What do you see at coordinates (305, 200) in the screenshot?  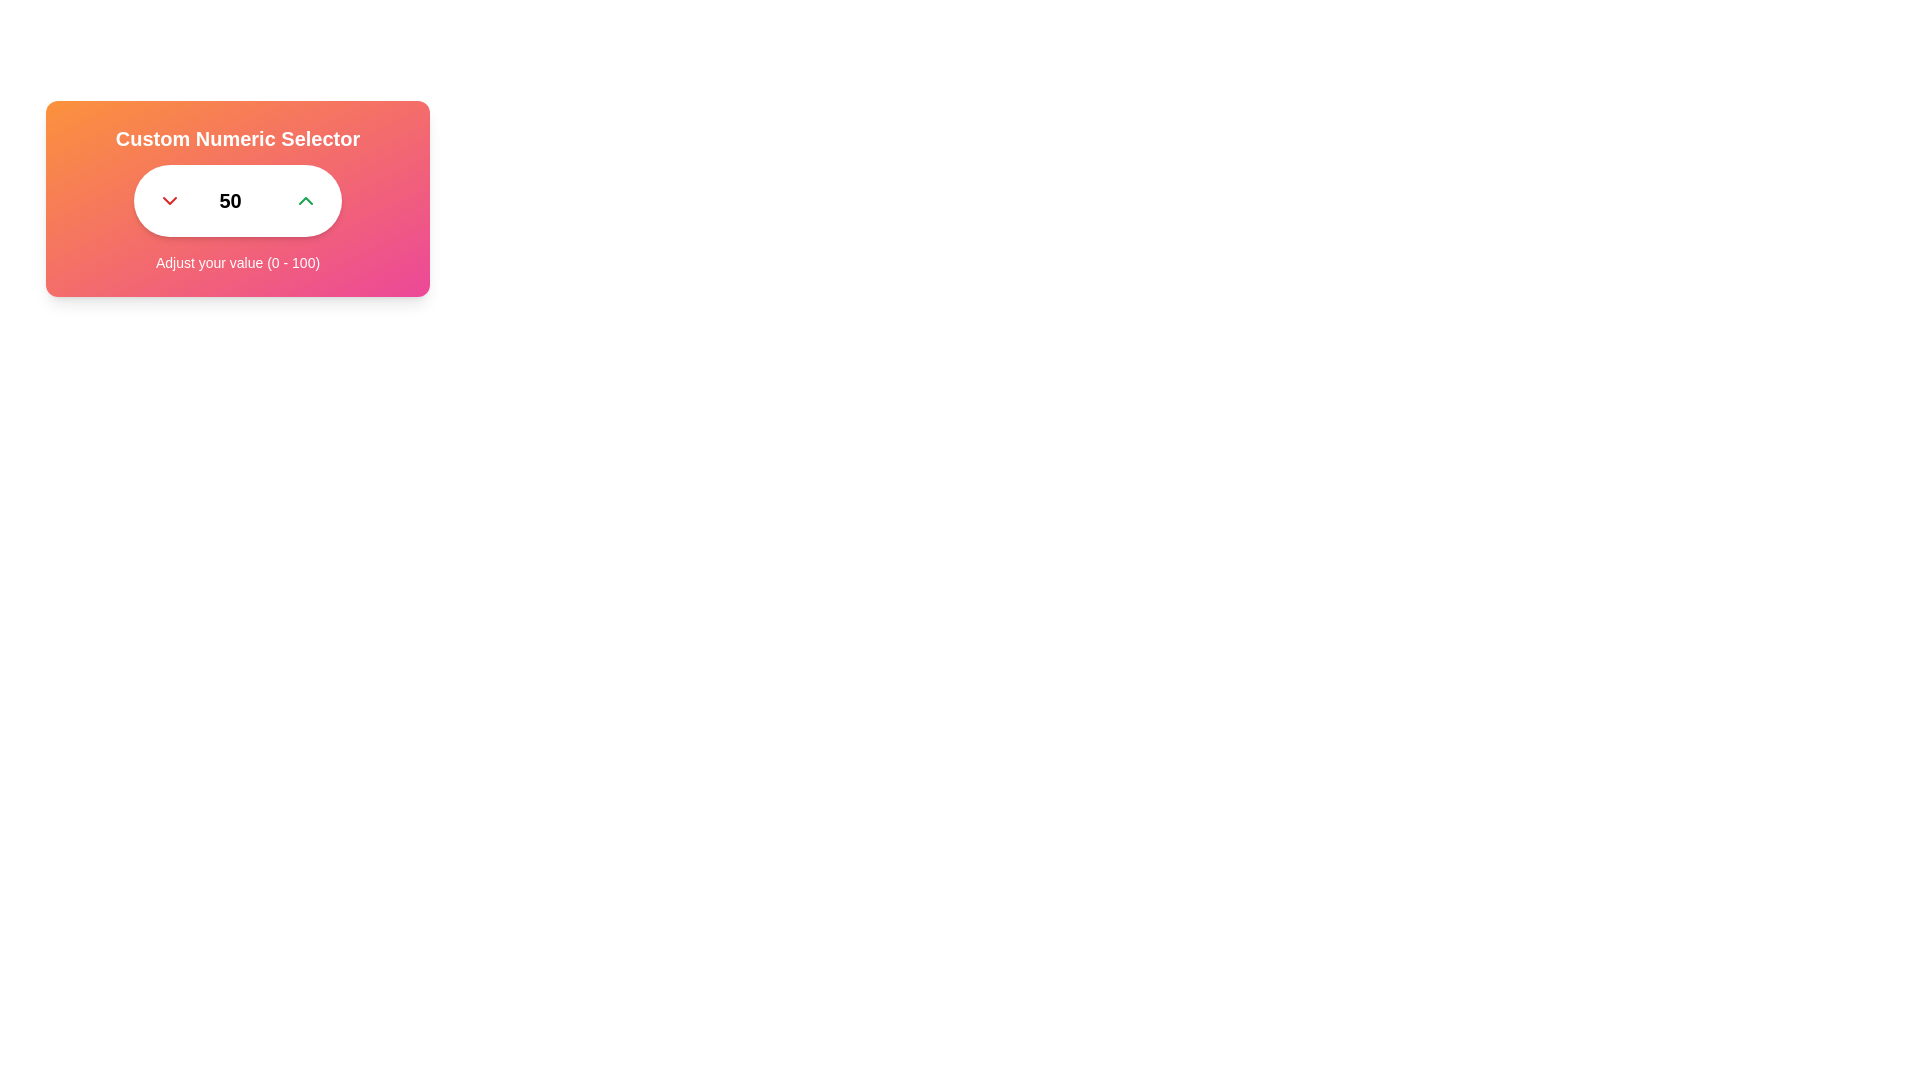 I see `the chevron arrow icon located on the right side of the number input component to increment the displayed value` at bounding box center [305, 200].